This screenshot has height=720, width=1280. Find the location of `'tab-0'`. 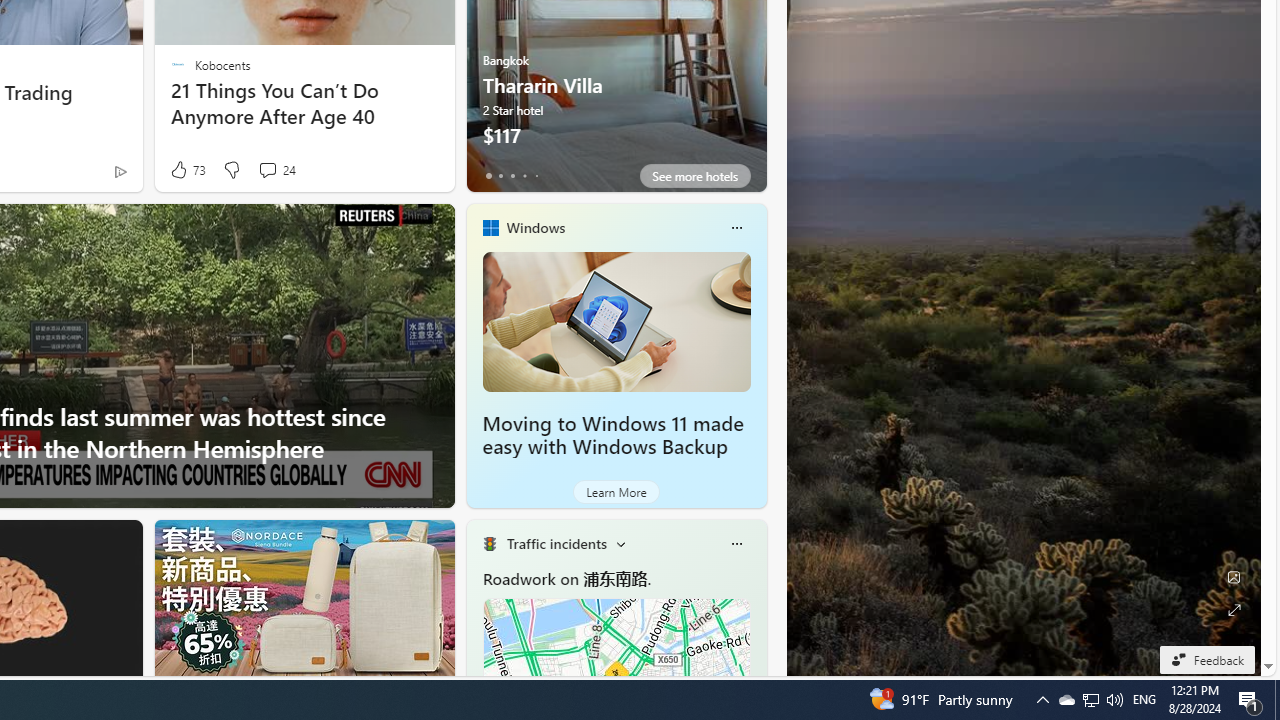

'tab-0' is located at coordinates (488, 175).